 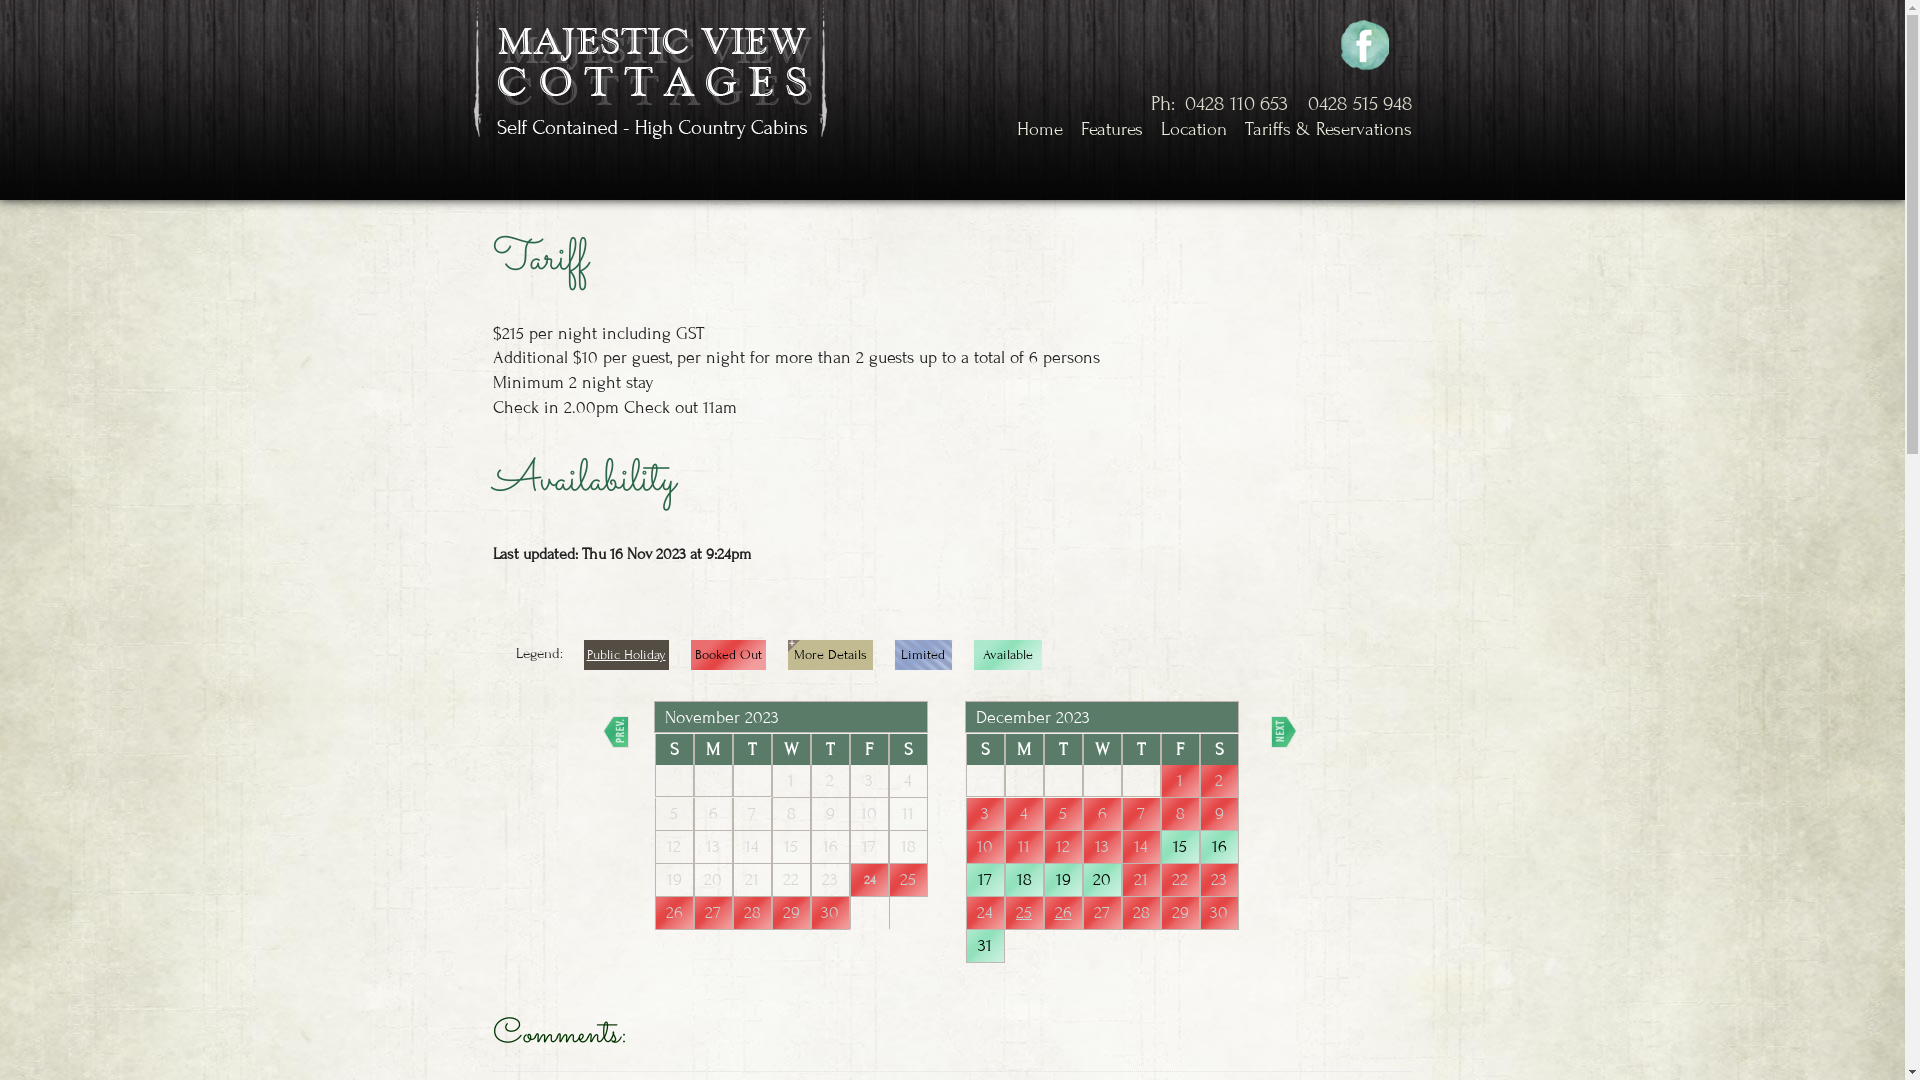 I want to click on 'Tariffs & Reservations', so click(x=1328, y=129).